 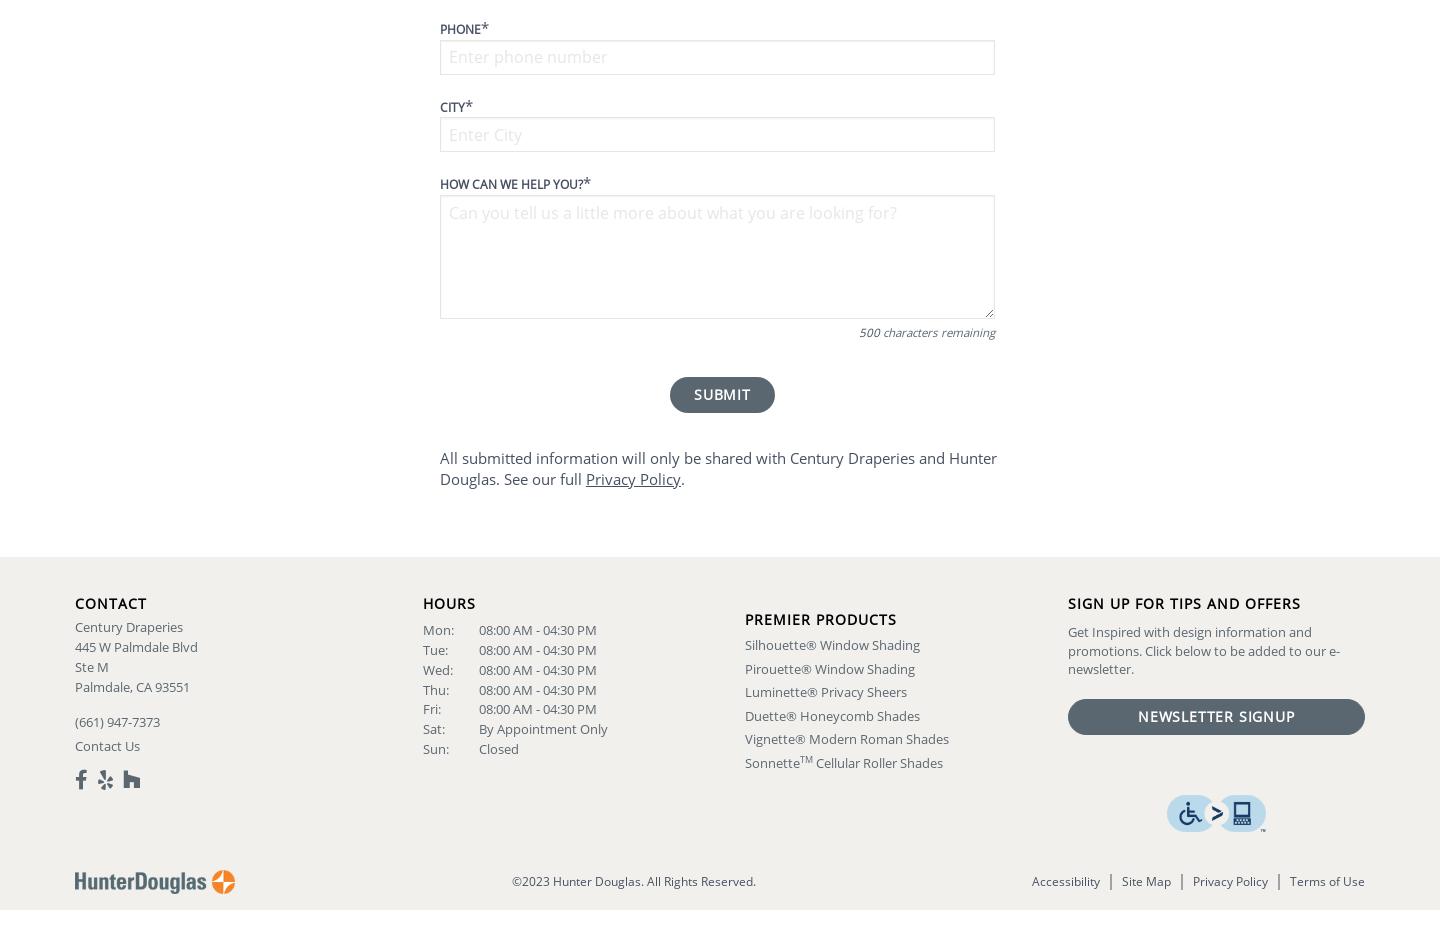 I want to click on 'Tue:', so click(x=422, y=648).